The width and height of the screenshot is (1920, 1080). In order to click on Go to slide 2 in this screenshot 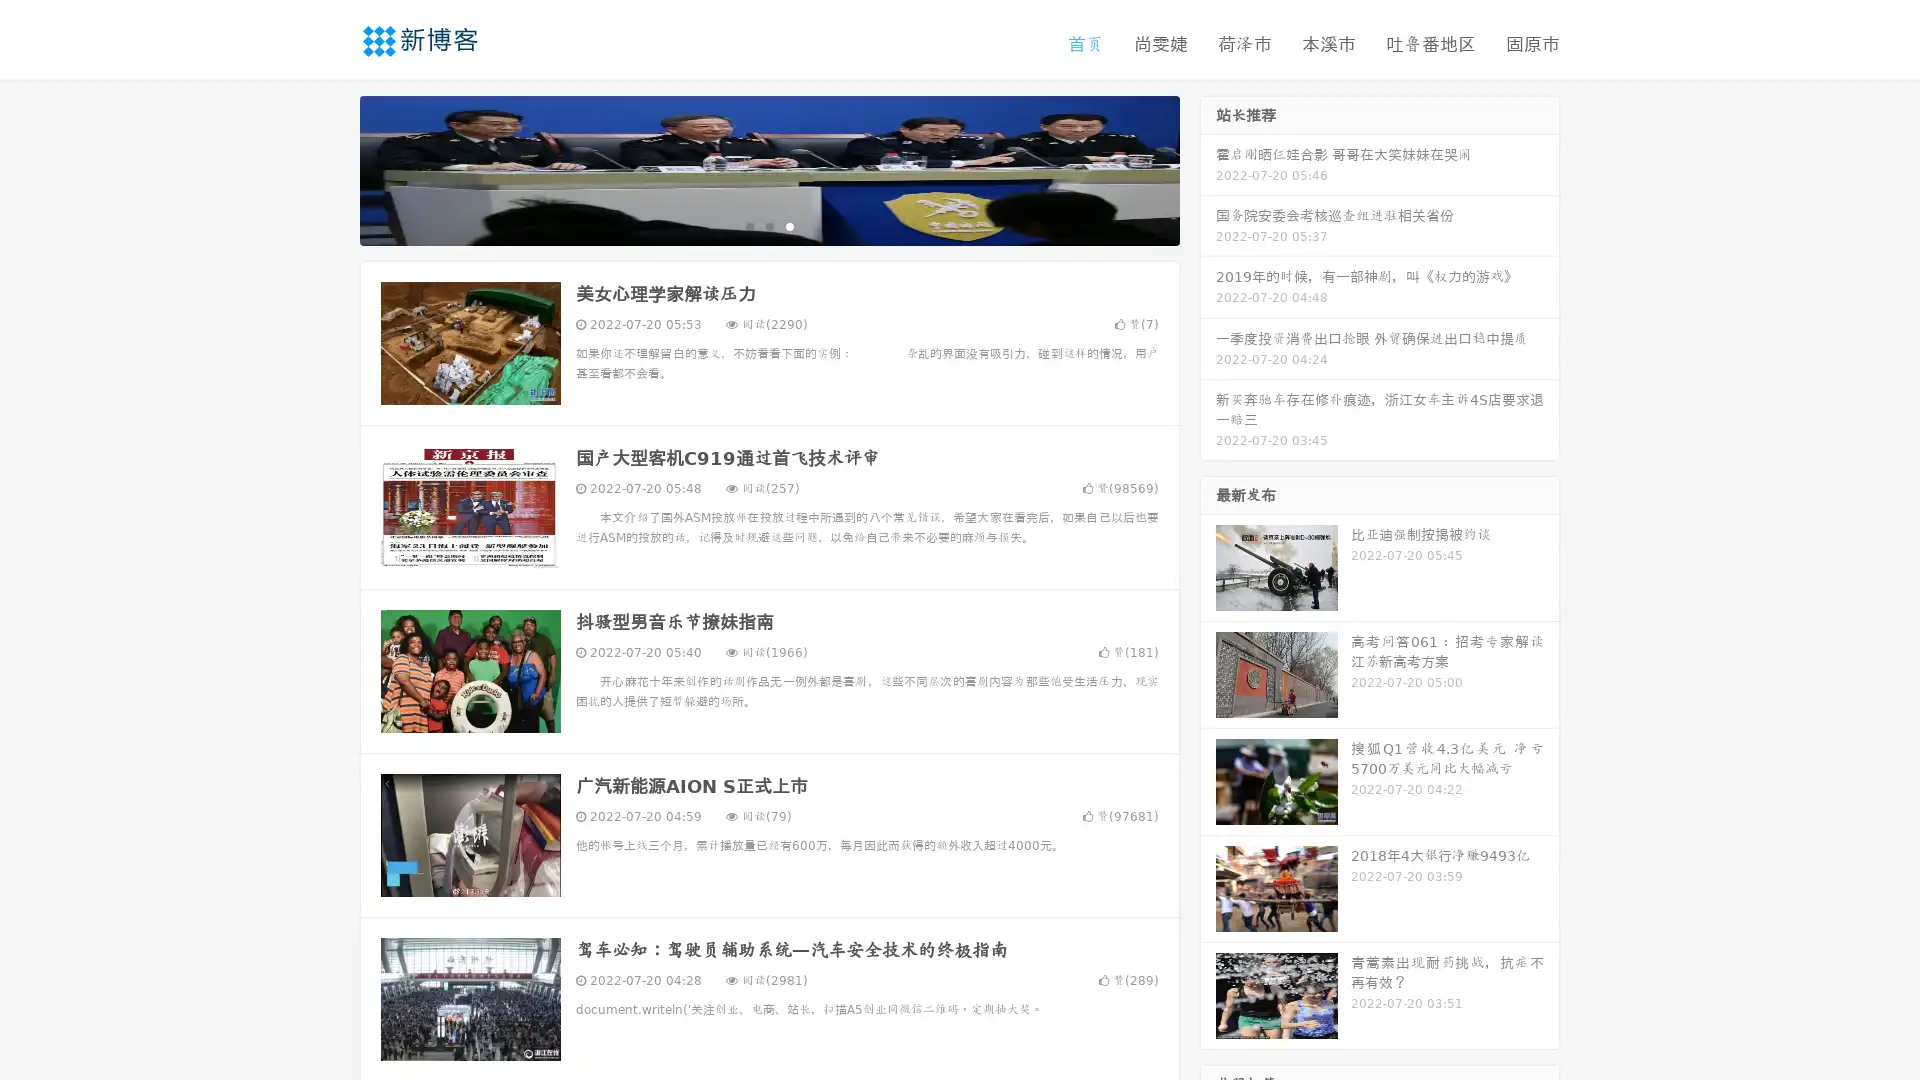, I will do `click(768, 225)`.